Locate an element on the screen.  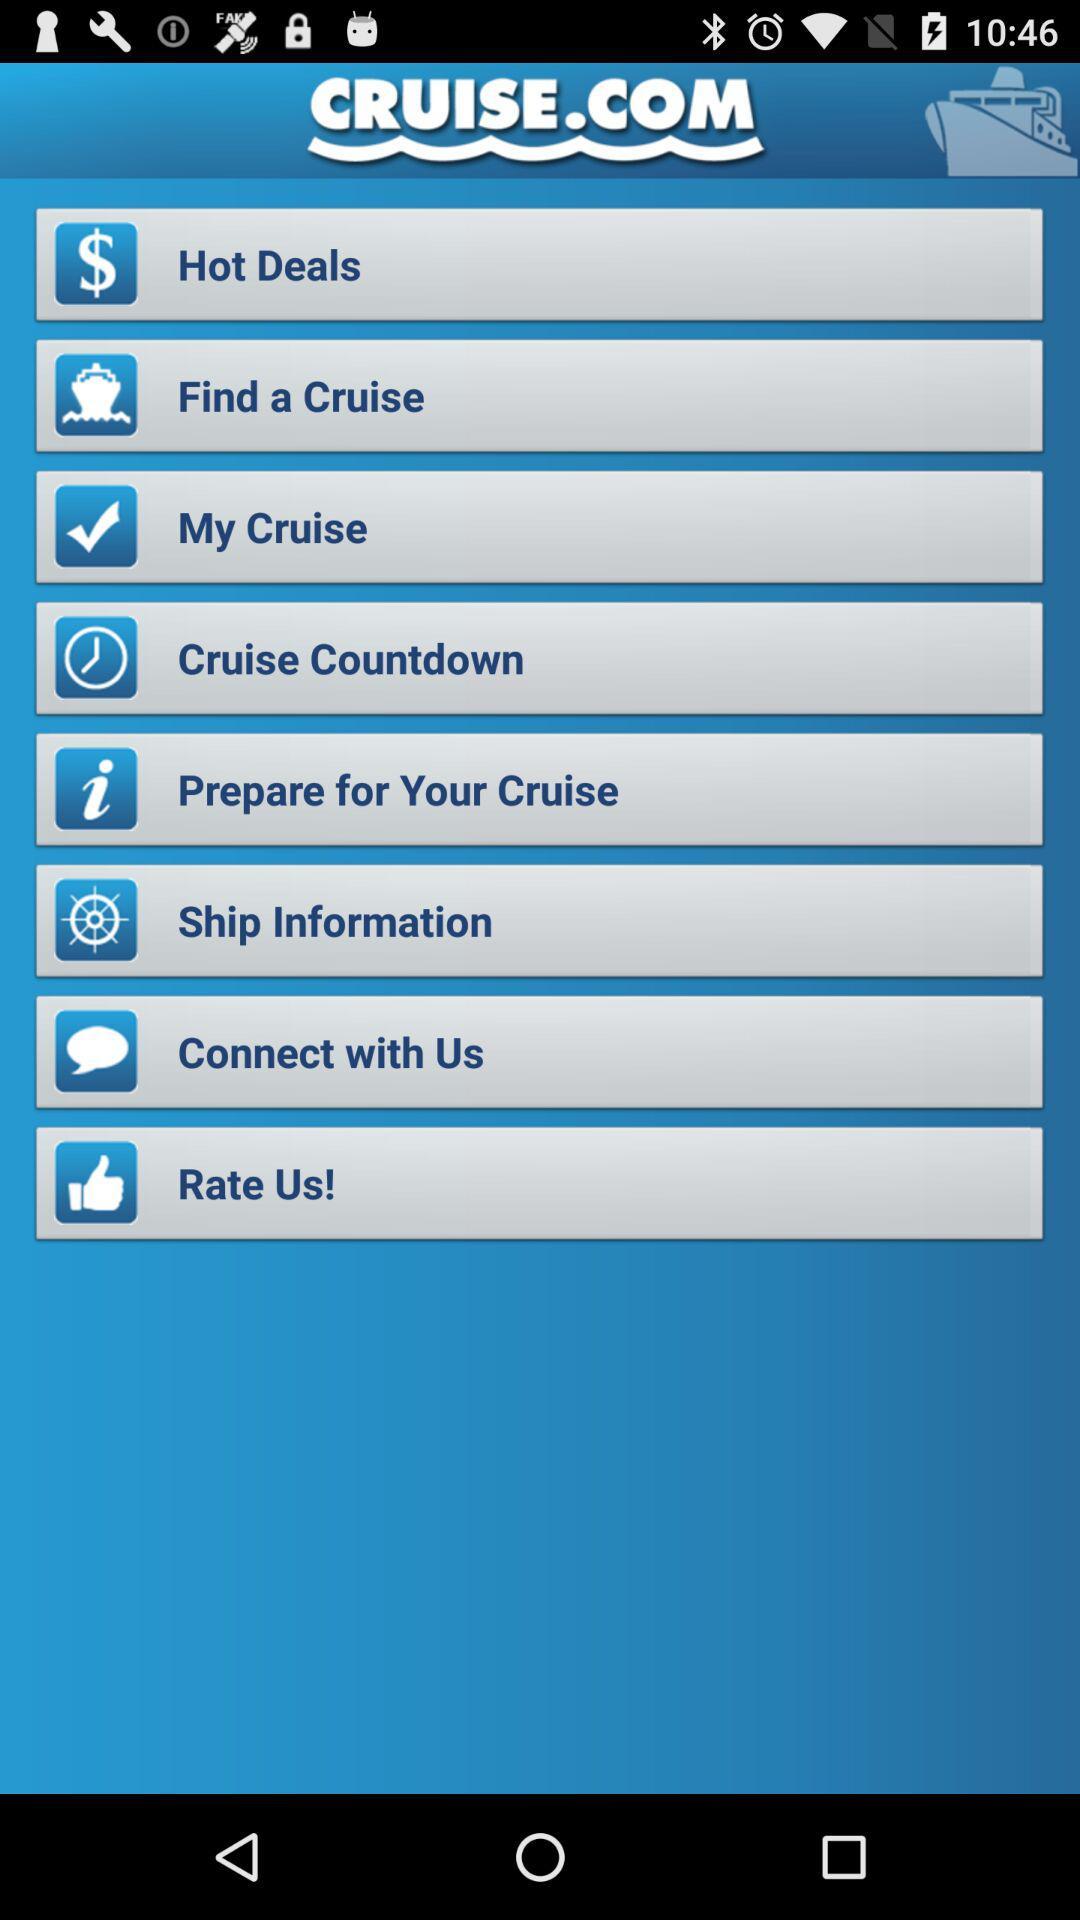
the item below the prepare for your button is located at coordinates (540, 925).